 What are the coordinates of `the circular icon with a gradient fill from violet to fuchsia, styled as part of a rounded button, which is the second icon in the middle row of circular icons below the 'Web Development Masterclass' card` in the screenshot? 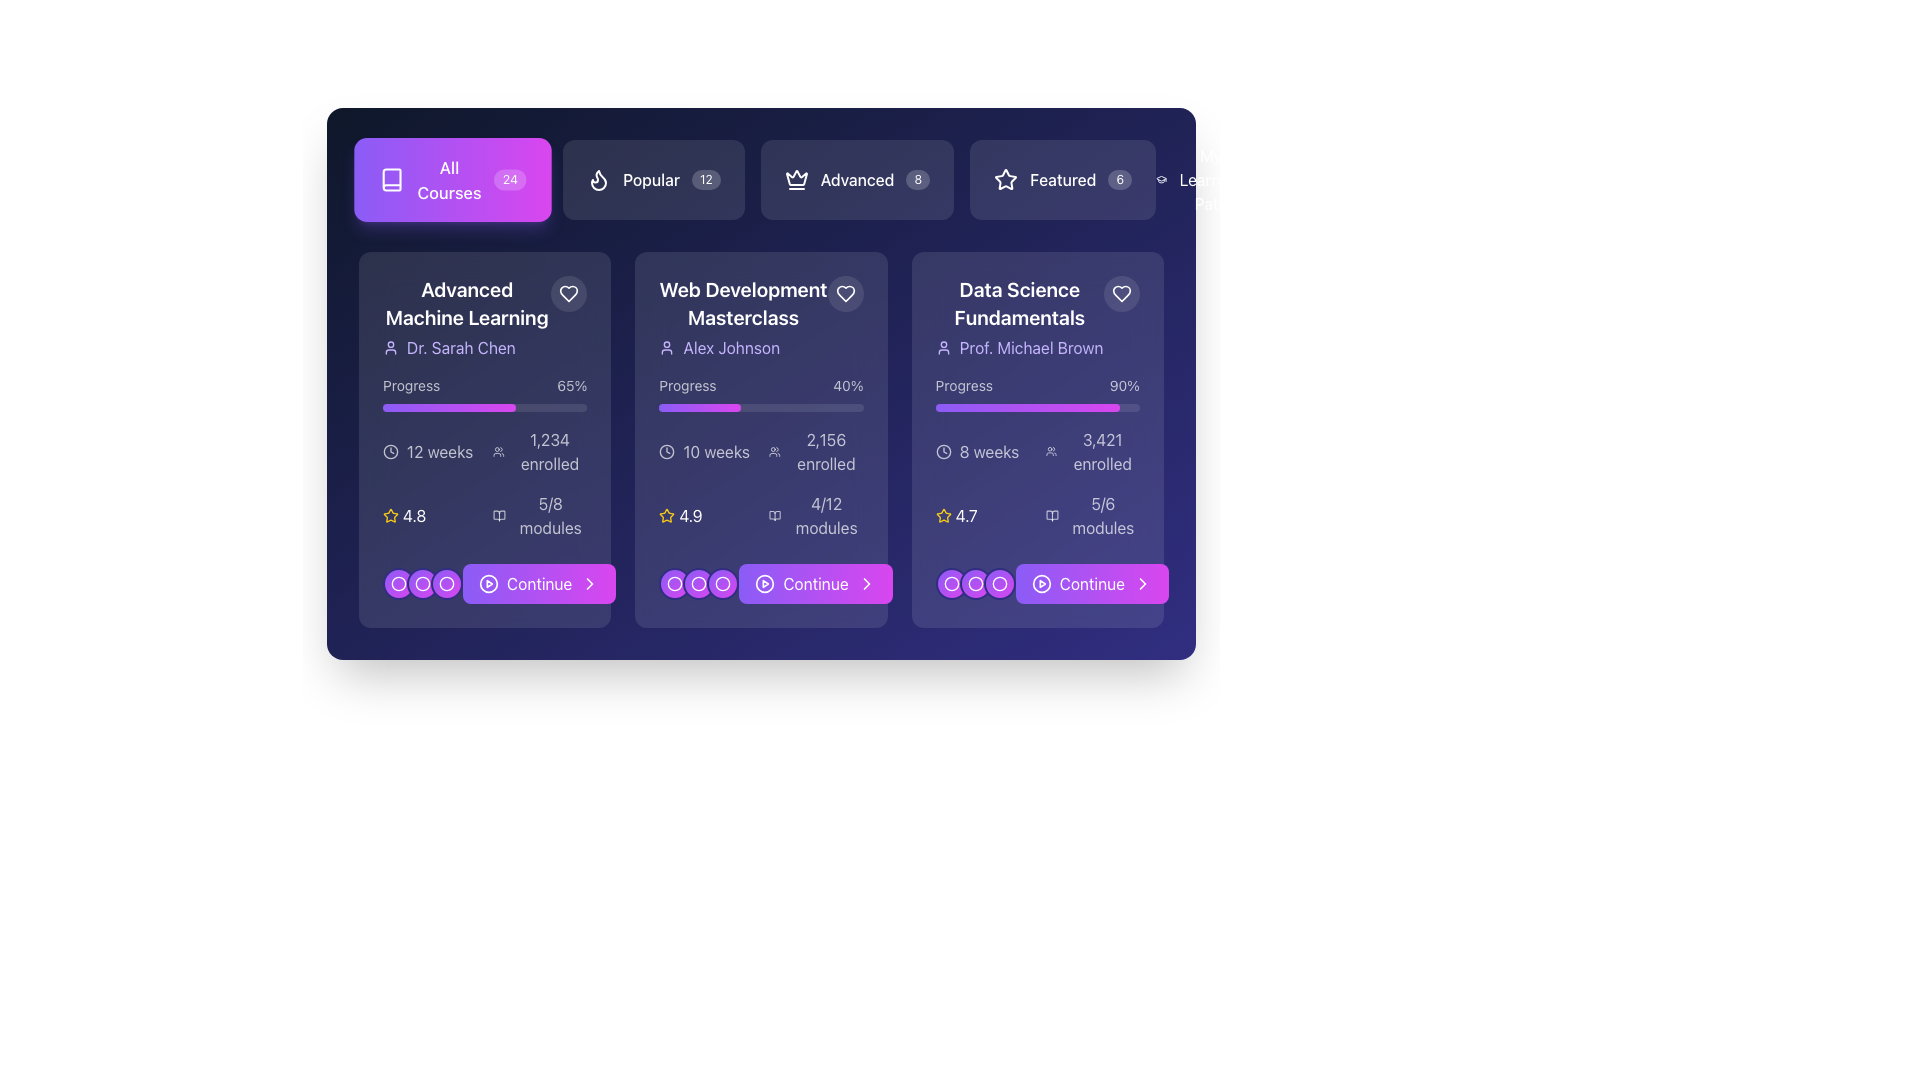 It's located at (699, 583).